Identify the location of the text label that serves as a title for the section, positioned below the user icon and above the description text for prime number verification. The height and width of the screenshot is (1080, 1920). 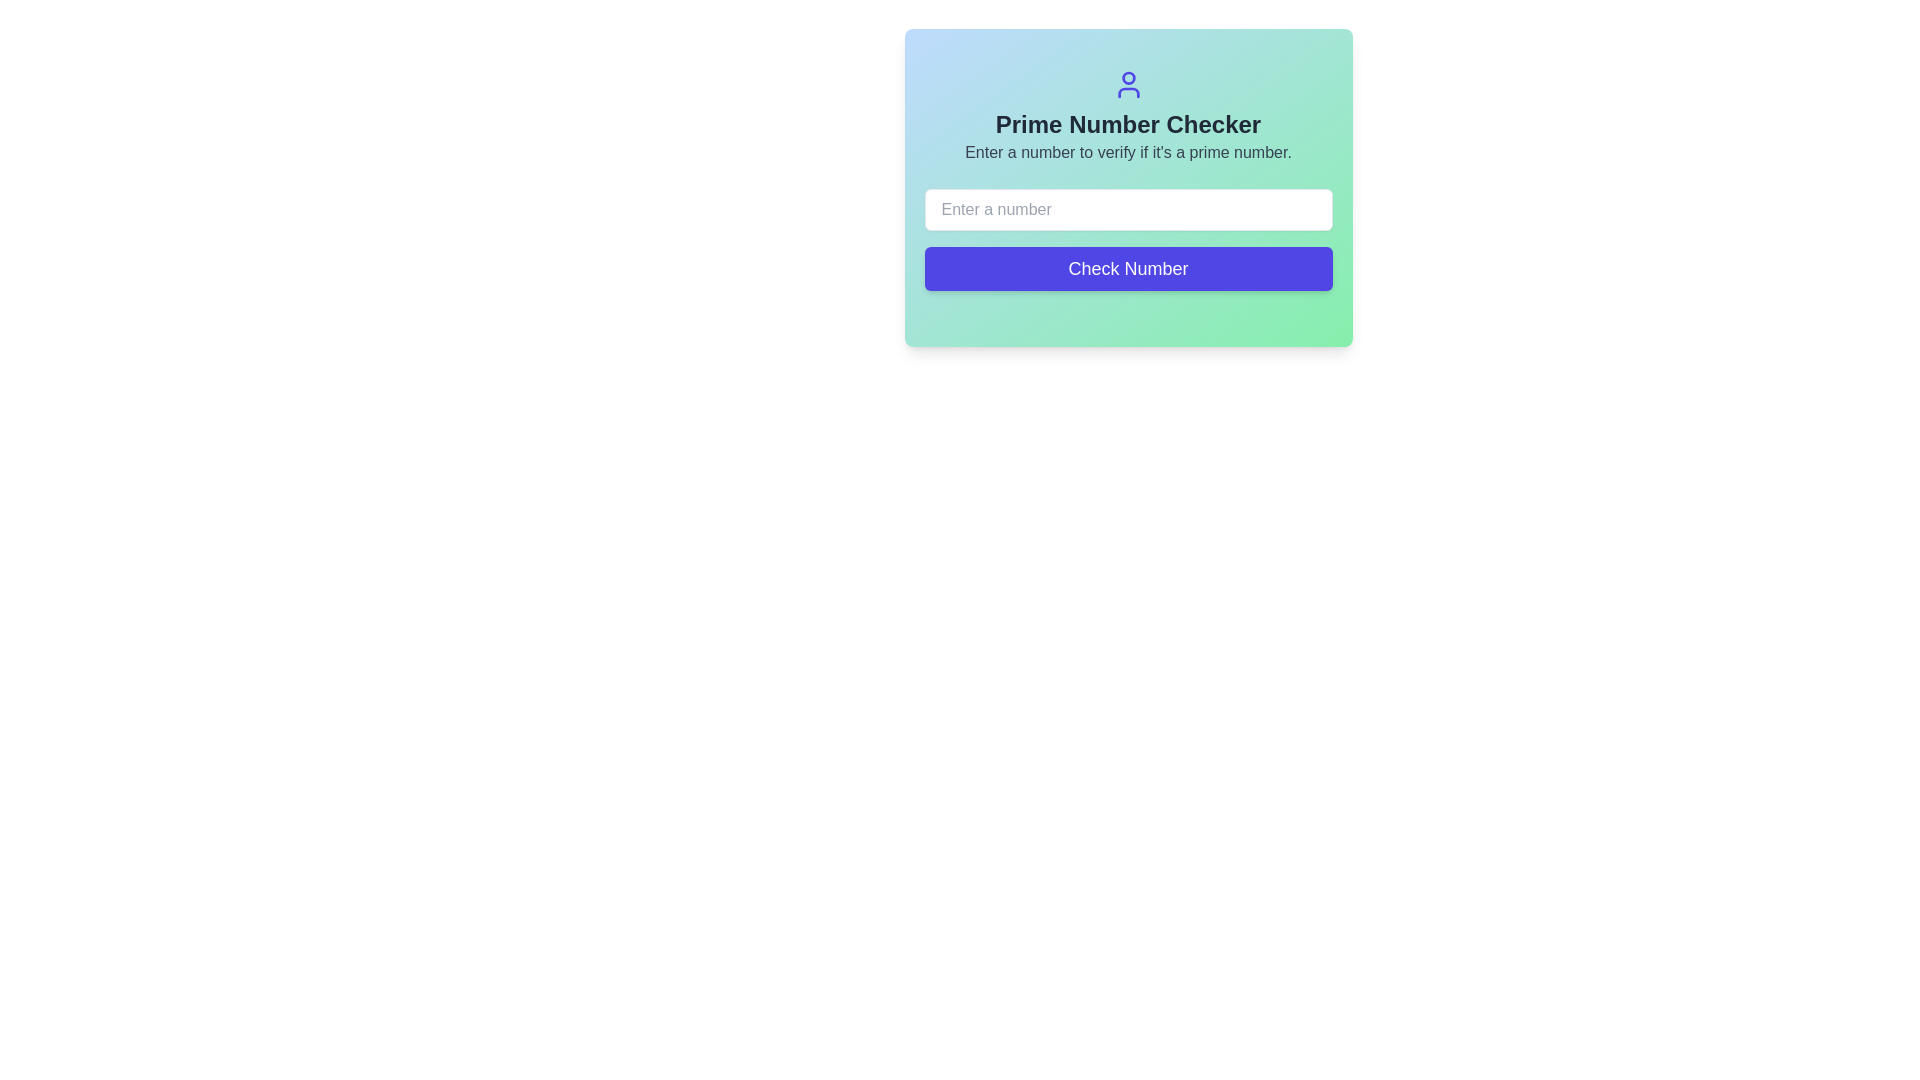
(1128, 124).